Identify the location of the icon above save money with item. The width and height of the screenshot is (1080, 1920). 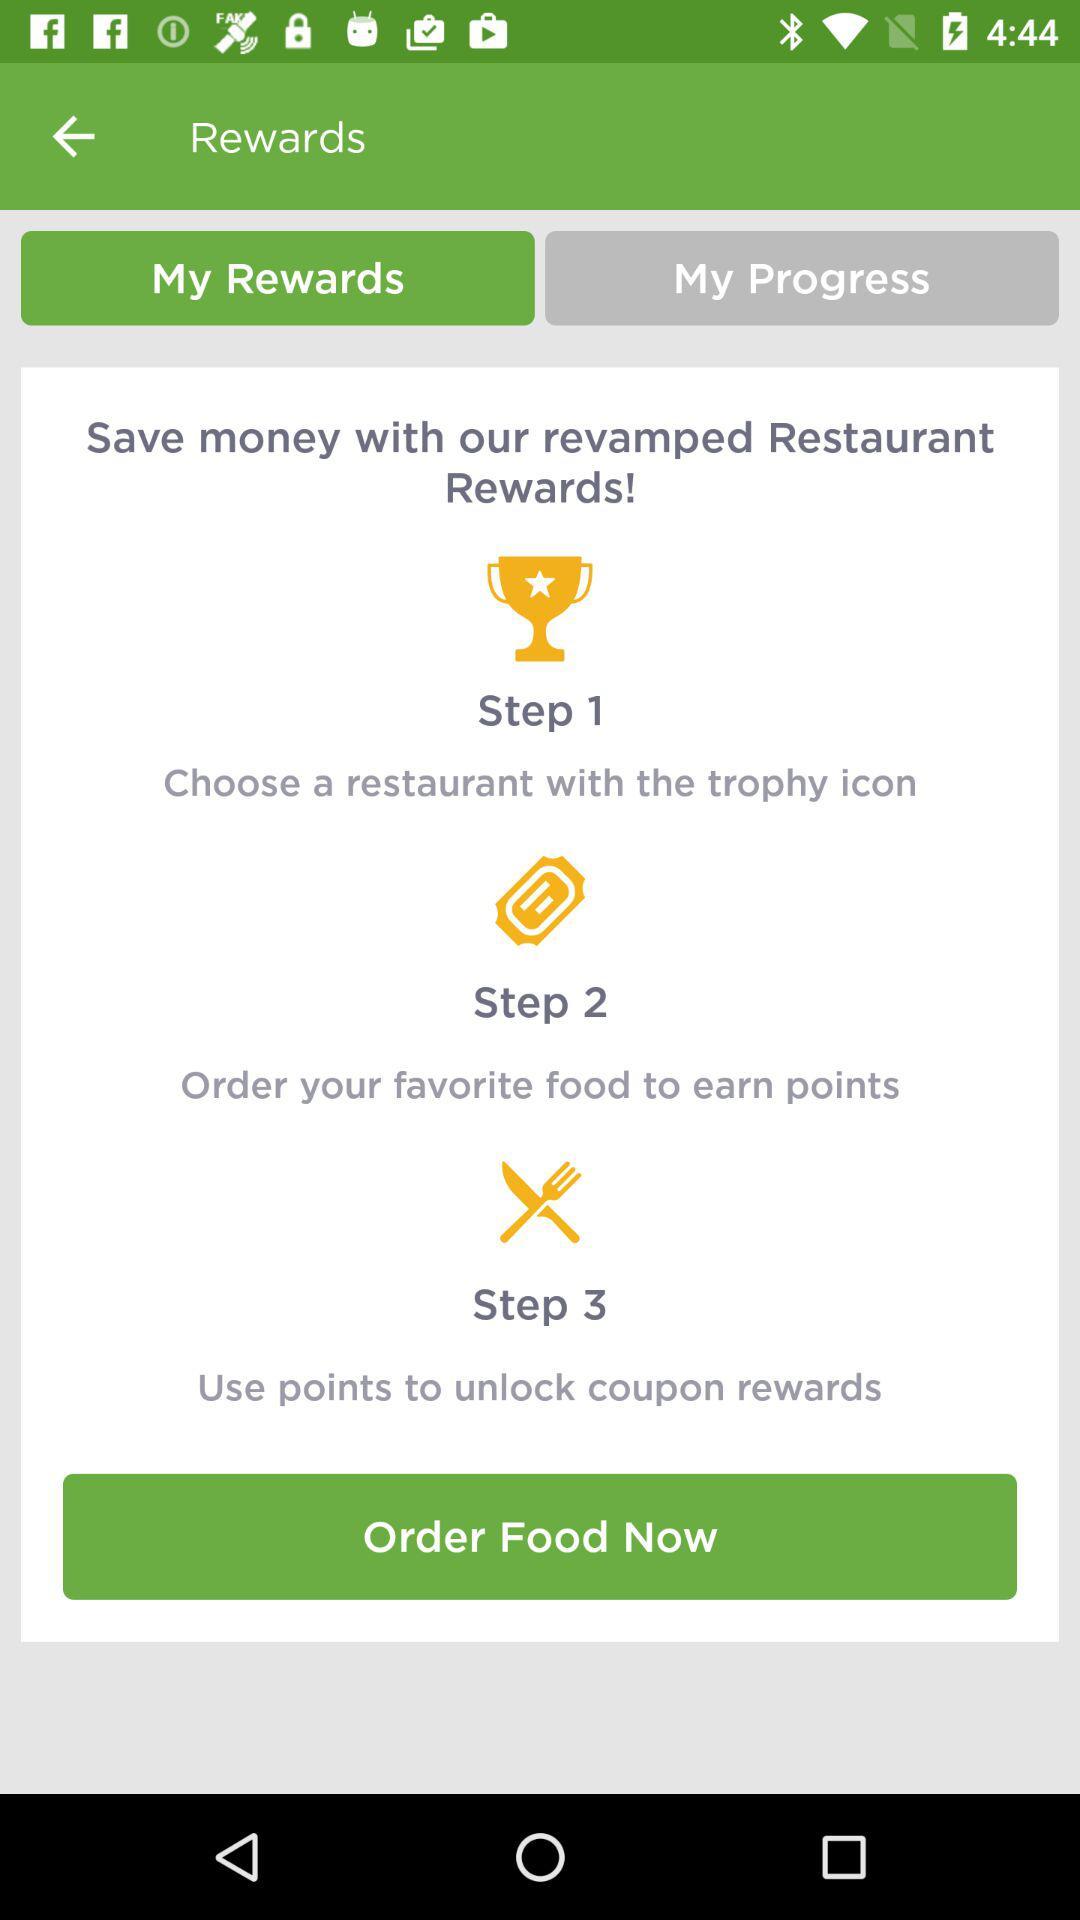
(801, 277).